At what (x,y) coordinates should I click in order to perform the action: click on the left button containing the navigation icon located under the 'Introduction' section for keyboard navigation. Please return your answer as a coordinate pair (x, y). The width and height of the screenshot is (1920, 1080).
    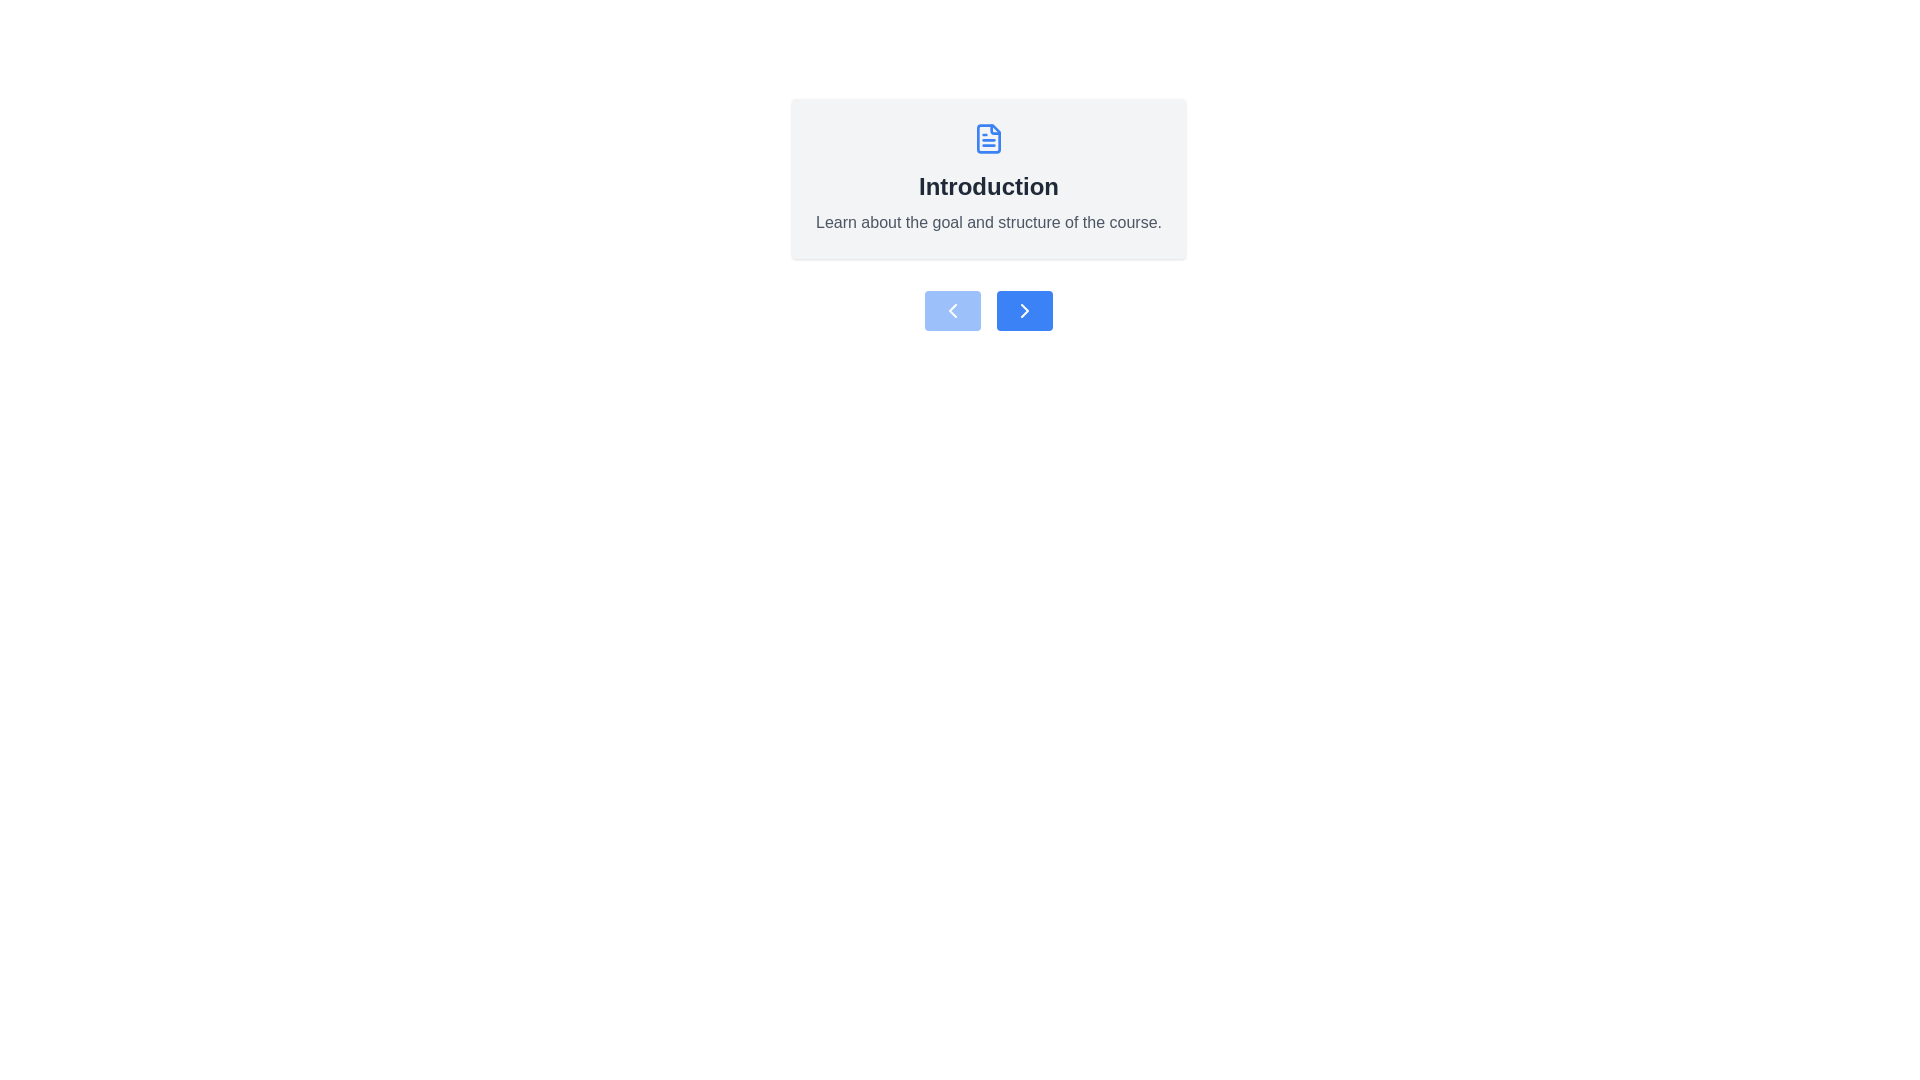
    Looking at the image, I should click on (952, 311).